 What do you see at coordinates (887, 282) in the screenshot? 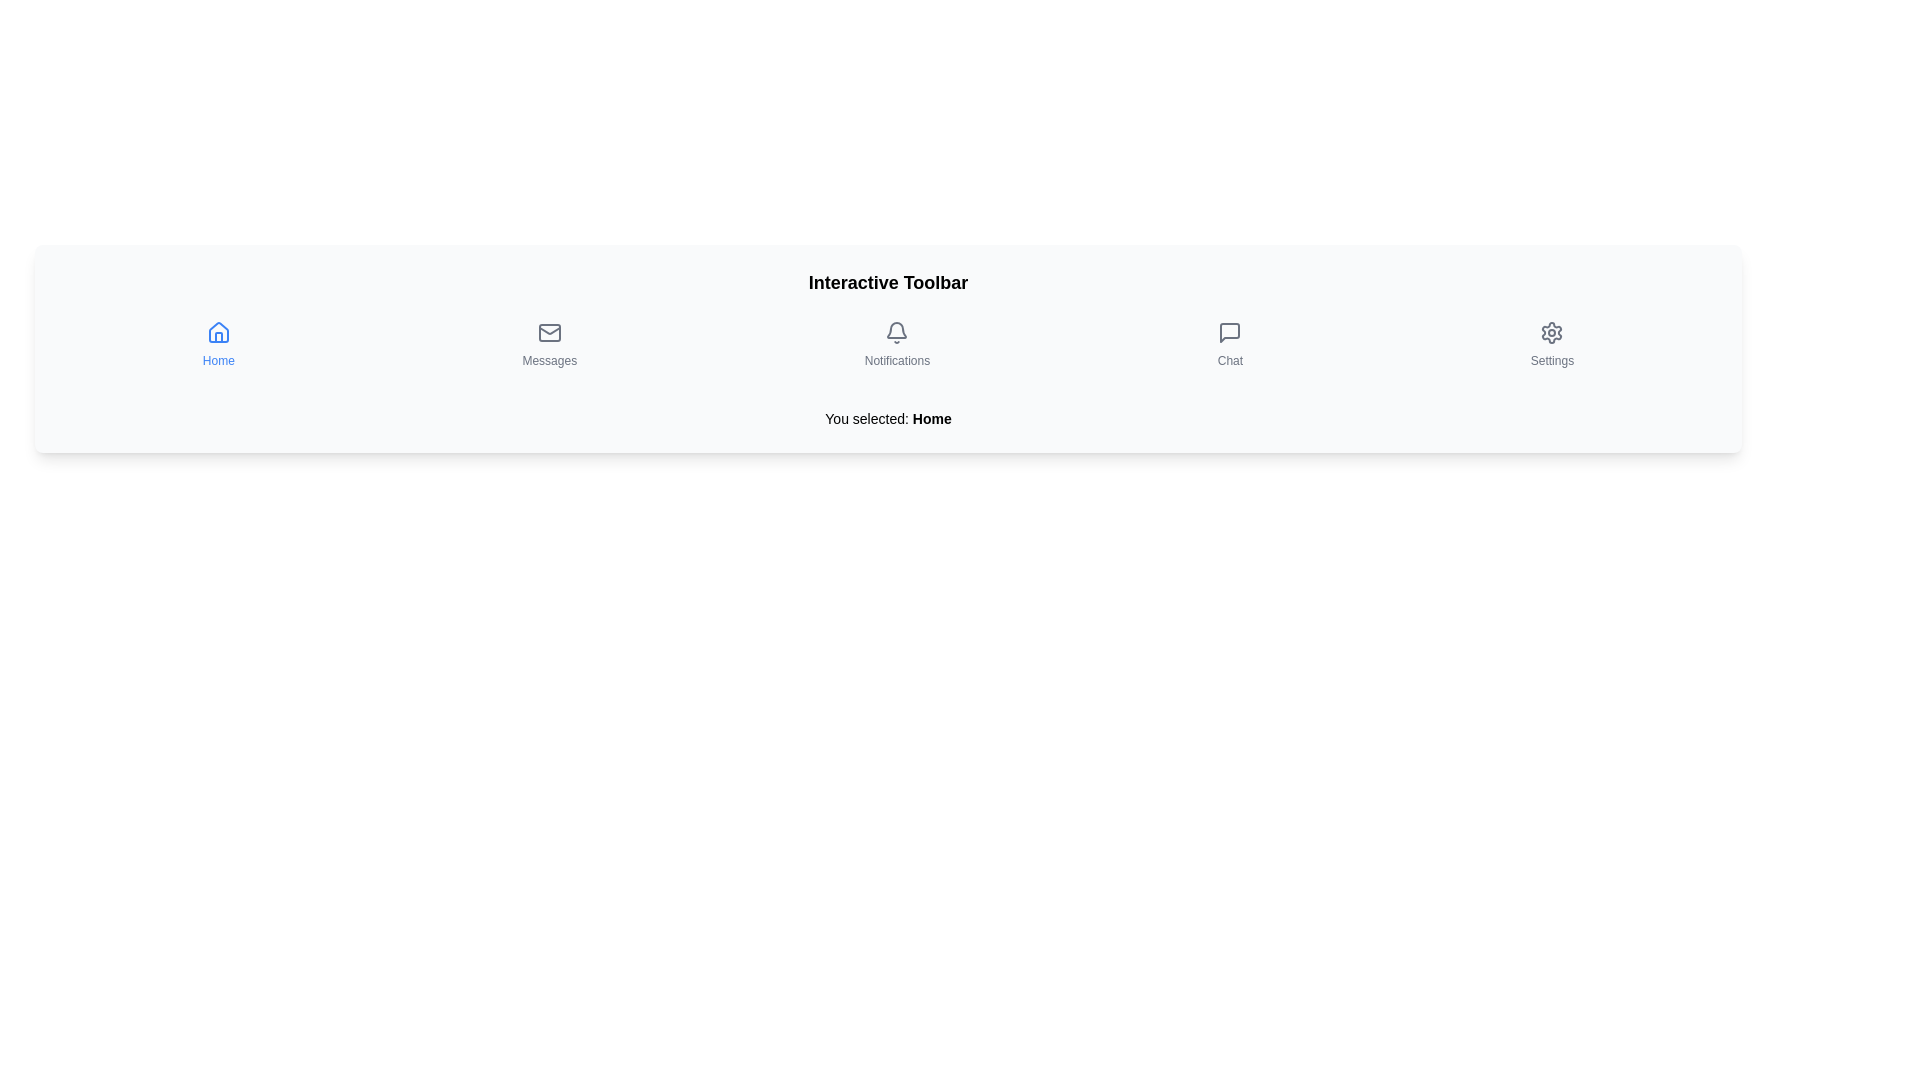
I see `the 'Interactive Toolbar' text element, which is a bold and large font title label located at the top center of the interface, above the navigation elements` at bounding box center [887, 282].